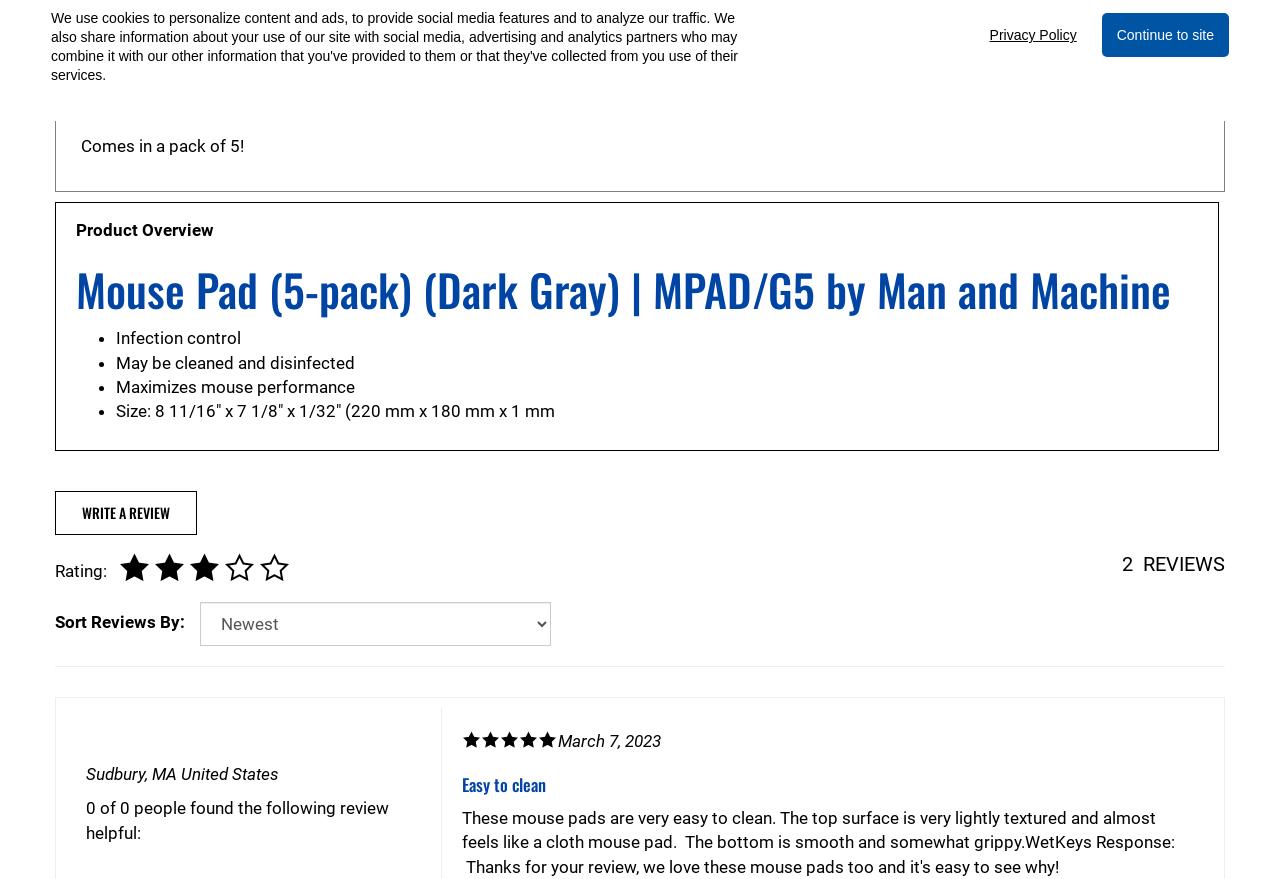 The image size is (1280, 879). Describe the element at coordinates (182, 773) in the screenshot. I see `'Sudbury, MA United States'` at that location.